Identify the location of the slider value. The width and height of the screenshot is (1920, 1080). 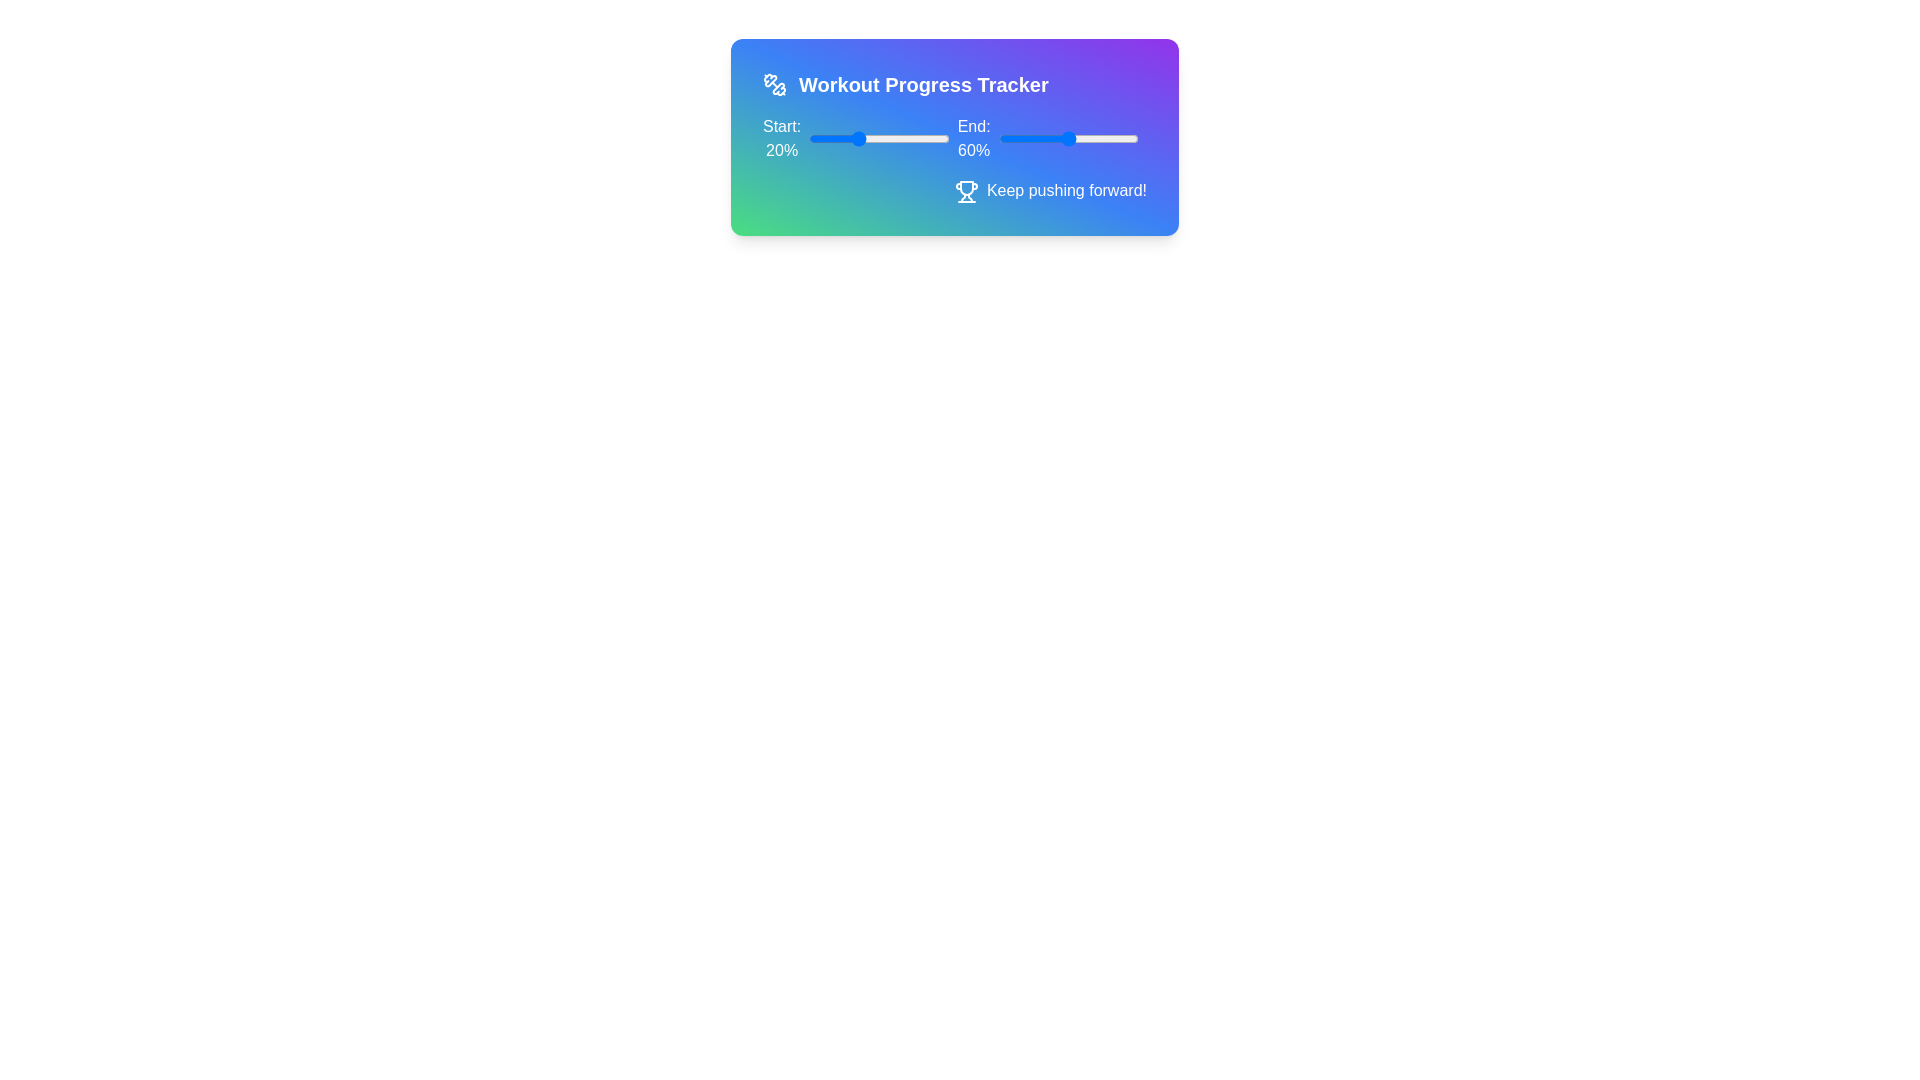
(858, 137).